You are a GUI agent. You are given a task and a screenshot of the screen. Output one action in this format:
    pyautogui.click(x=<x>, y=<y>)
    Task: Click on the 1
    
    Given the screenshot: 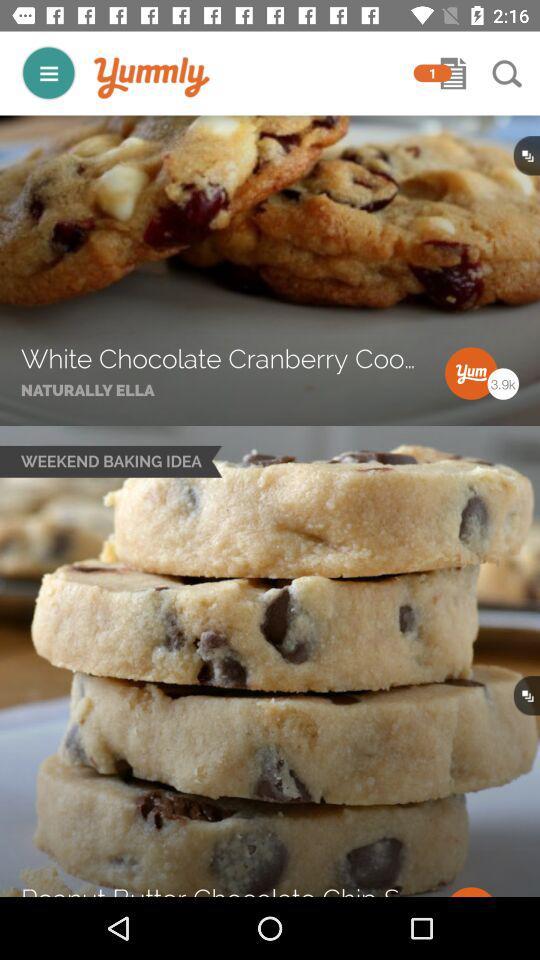 What is the action you would take?
    pyautogui.click(x=431, y=73)
    